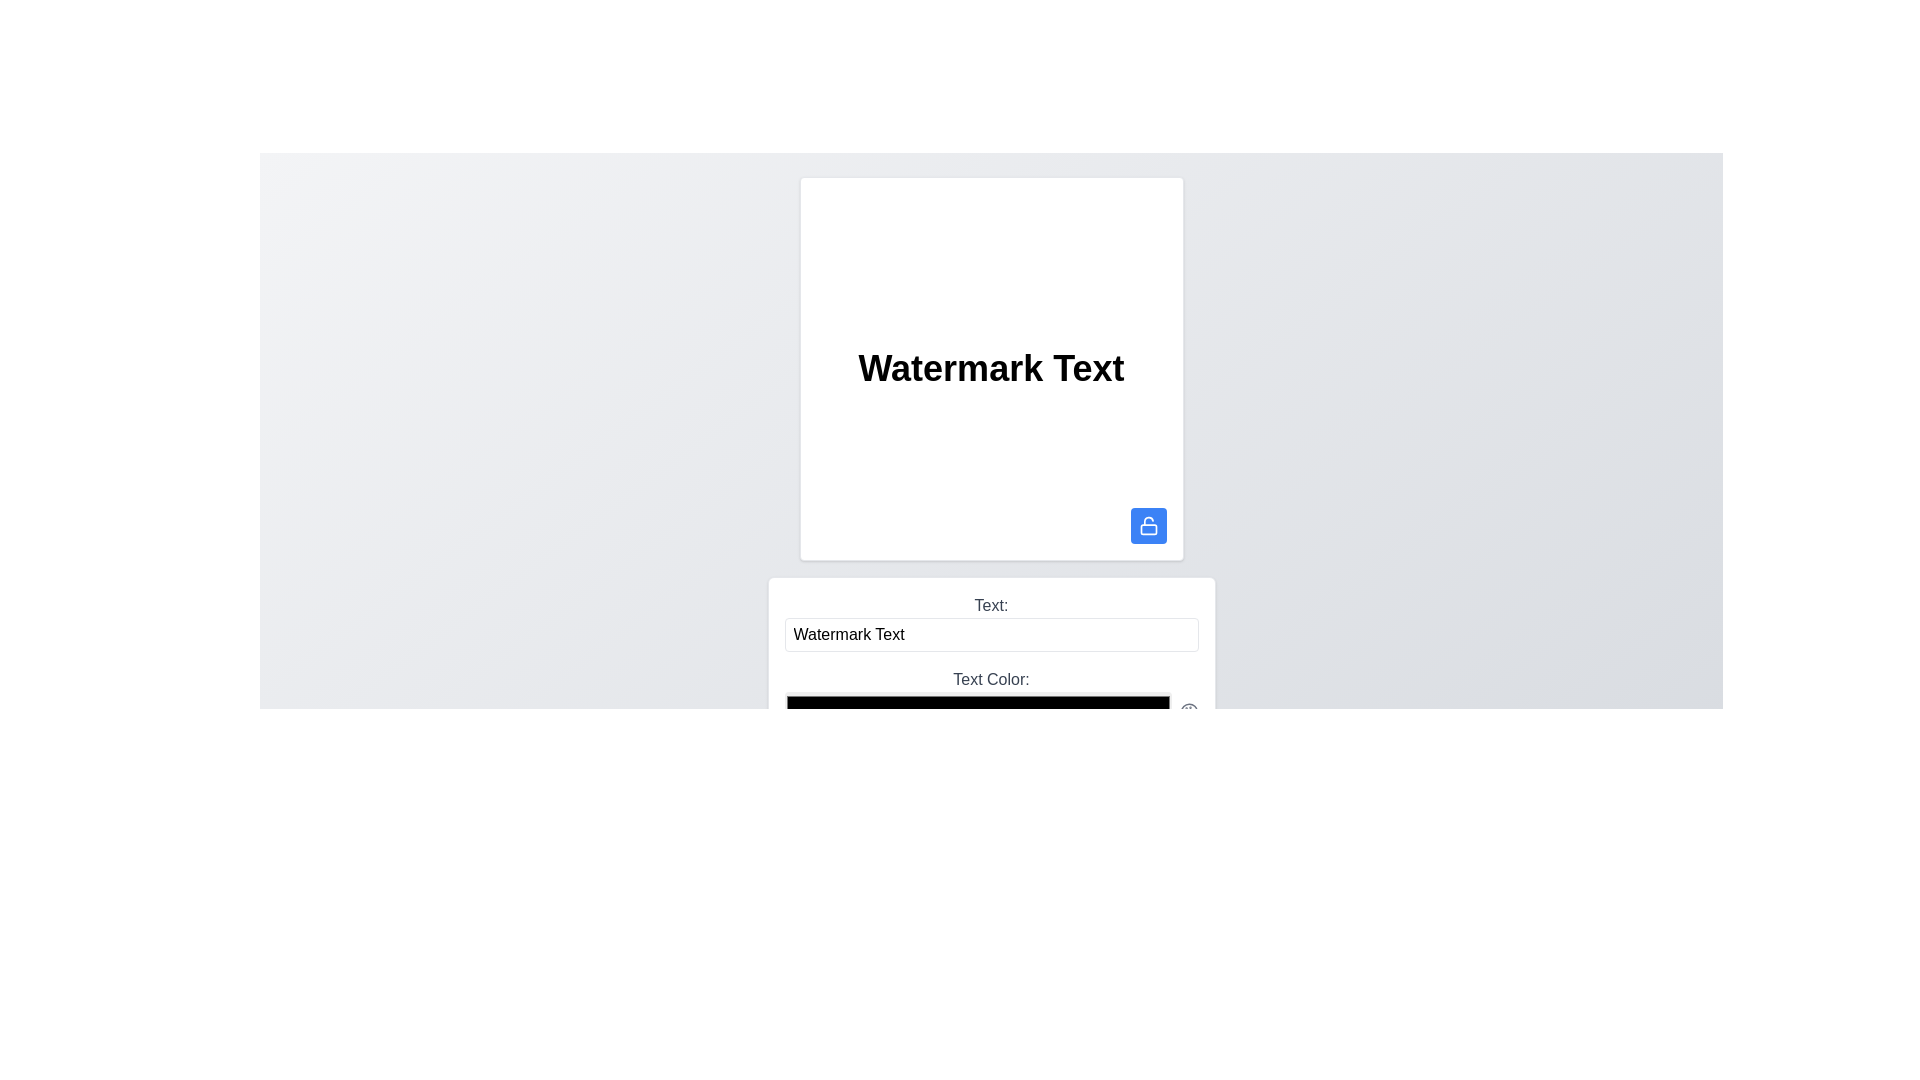  Describe the element at coordinates (991, 678) in the screenshot. I see `the label that indicates the purpose of the adjacent color selection component, which is located directly below the 'Text' input field and above the color selection component` at that location.